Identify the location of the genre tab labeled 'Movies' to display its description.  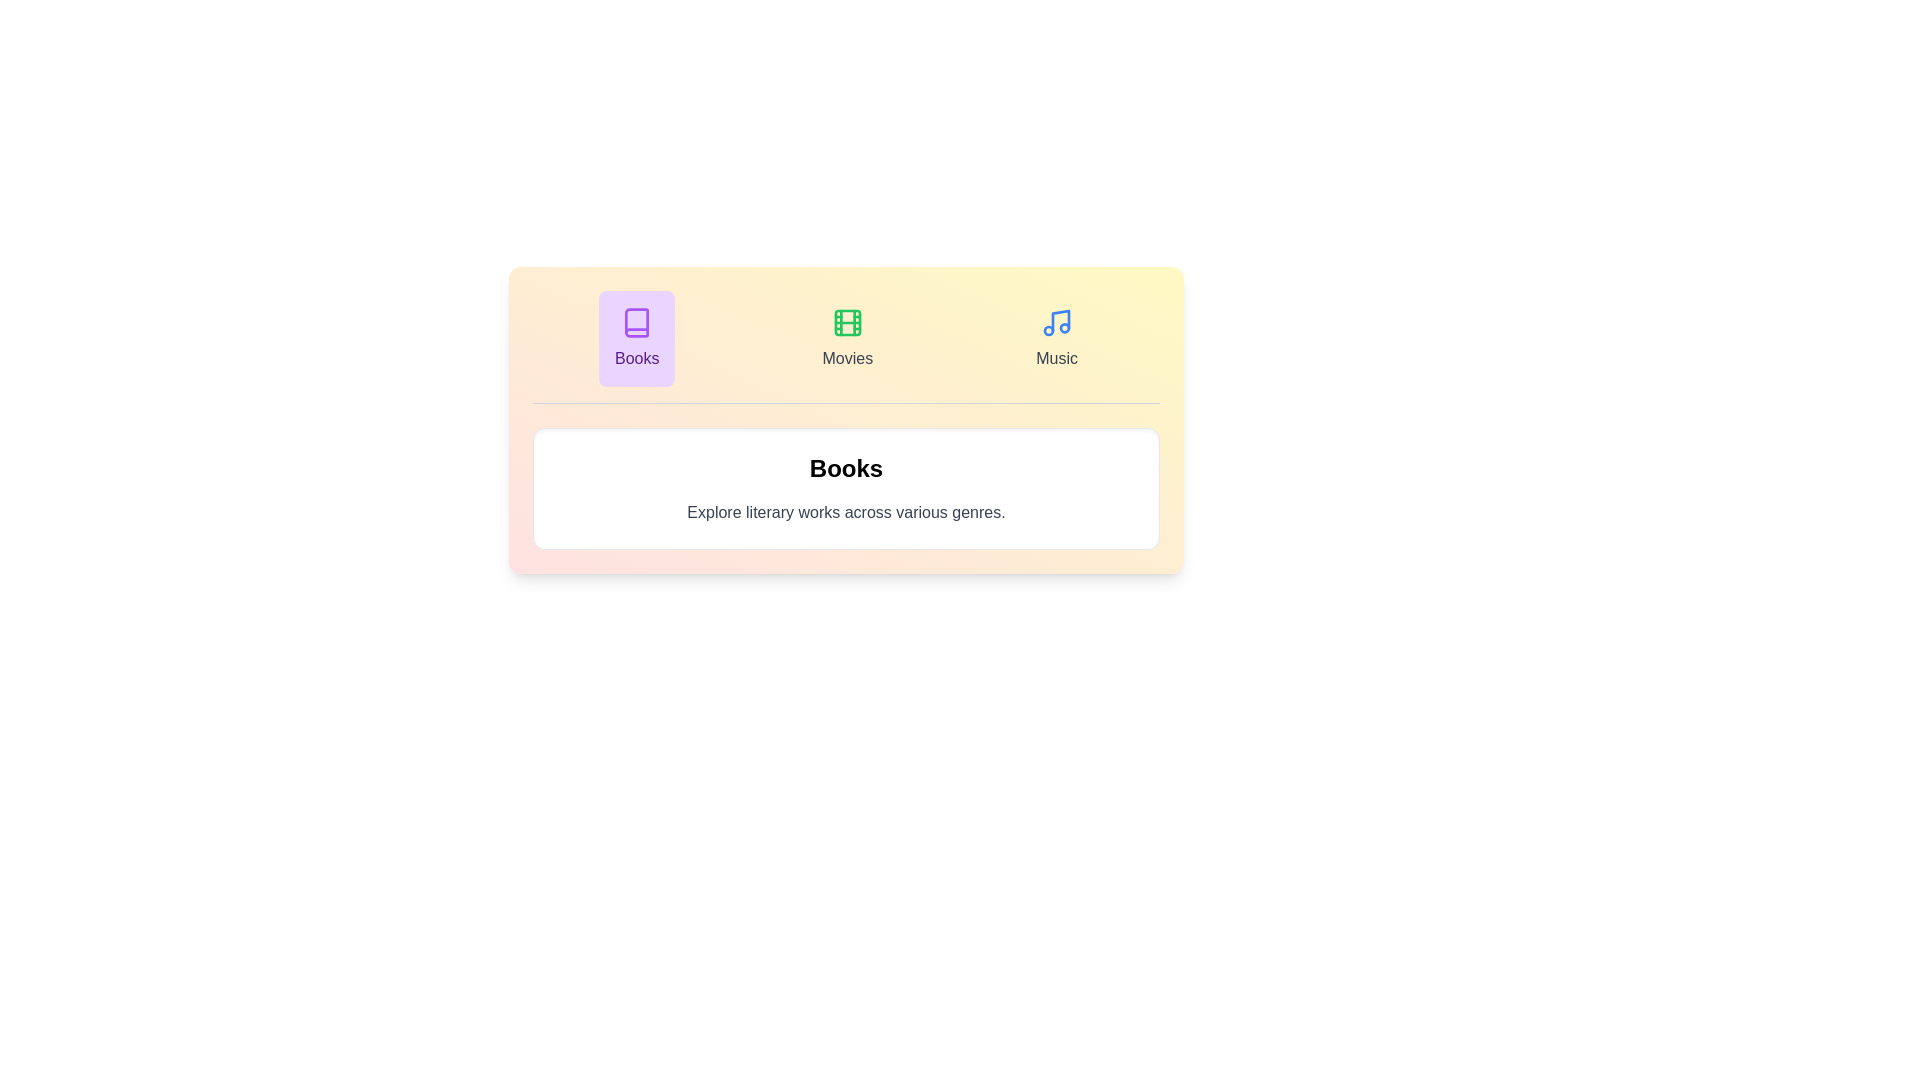
(846, 338).